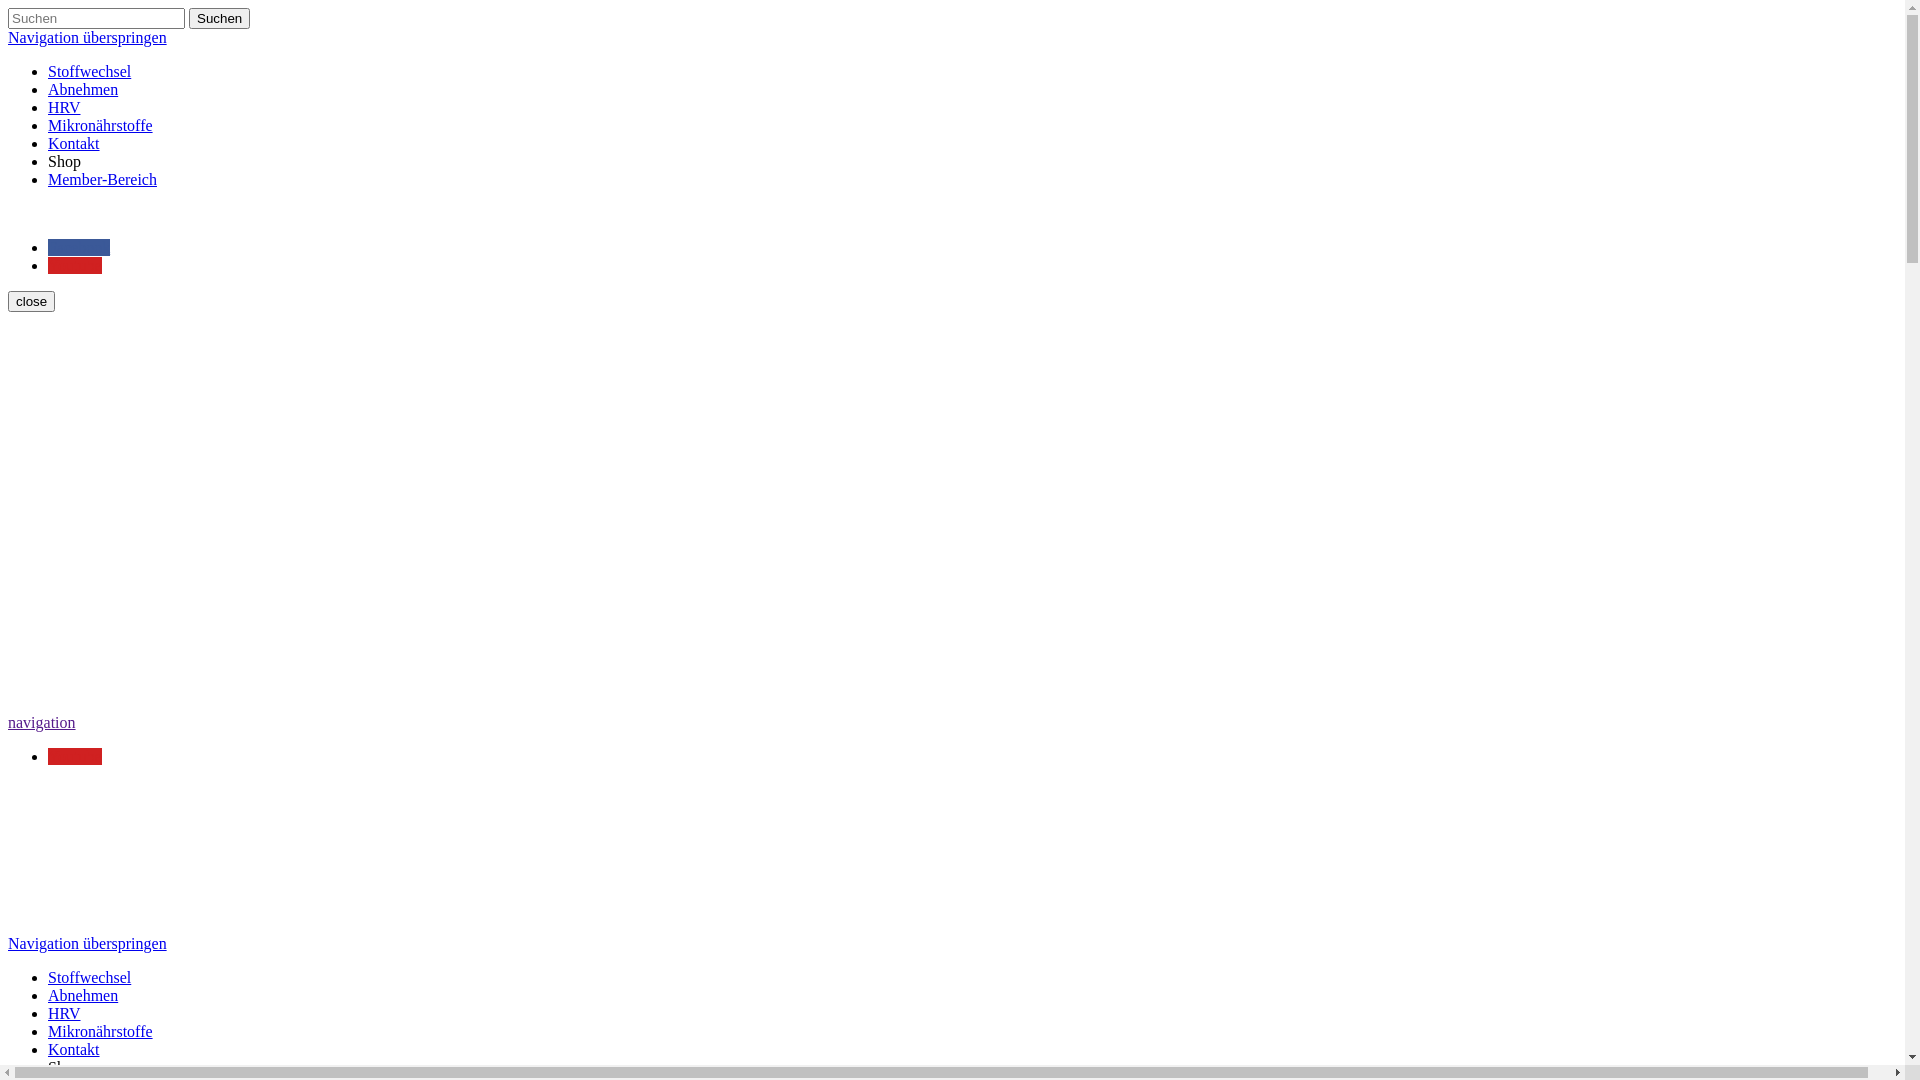  What do you see at coordinates (42, 722) in the screenshot?
I see `'navigation'` at bounding box center [42, 722].